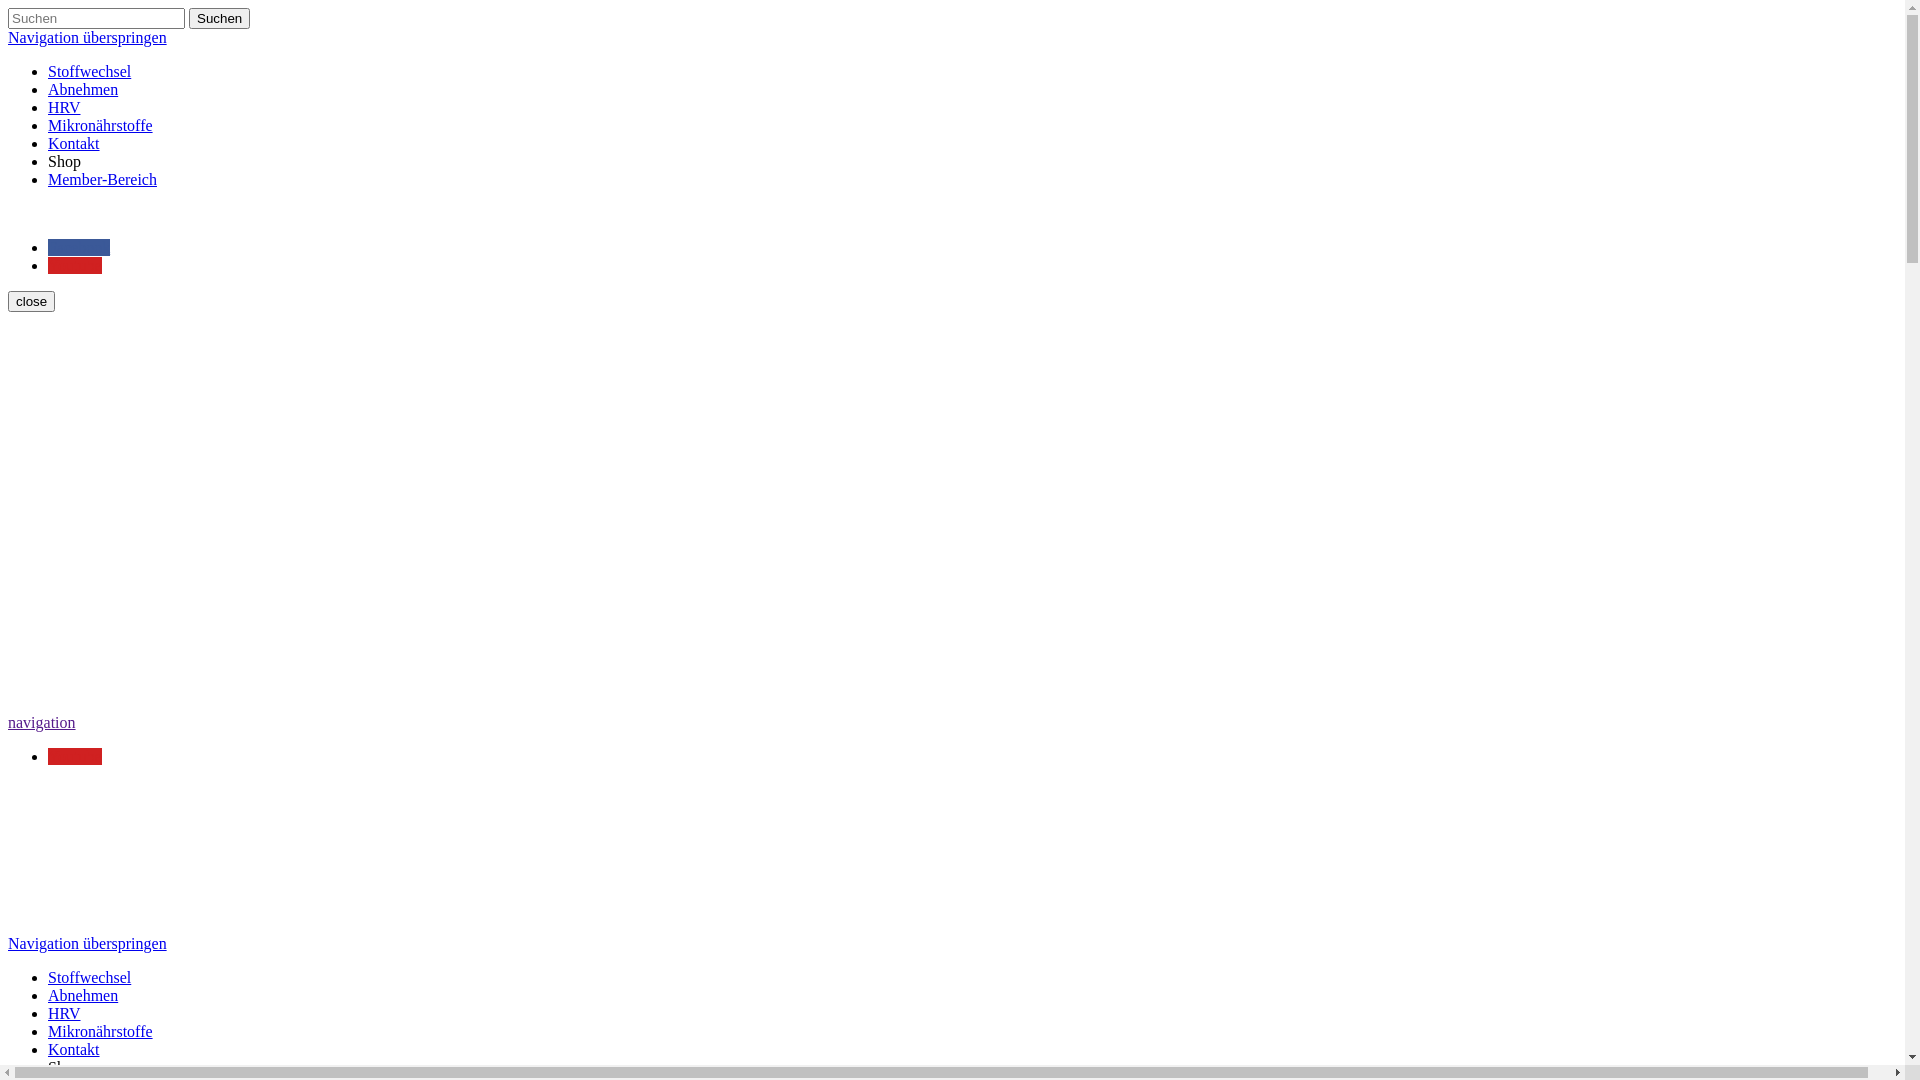  What do you see at coordinates (42, 722) in the screenshot?
I see `'navigation'` at bounding box center [42, 722].